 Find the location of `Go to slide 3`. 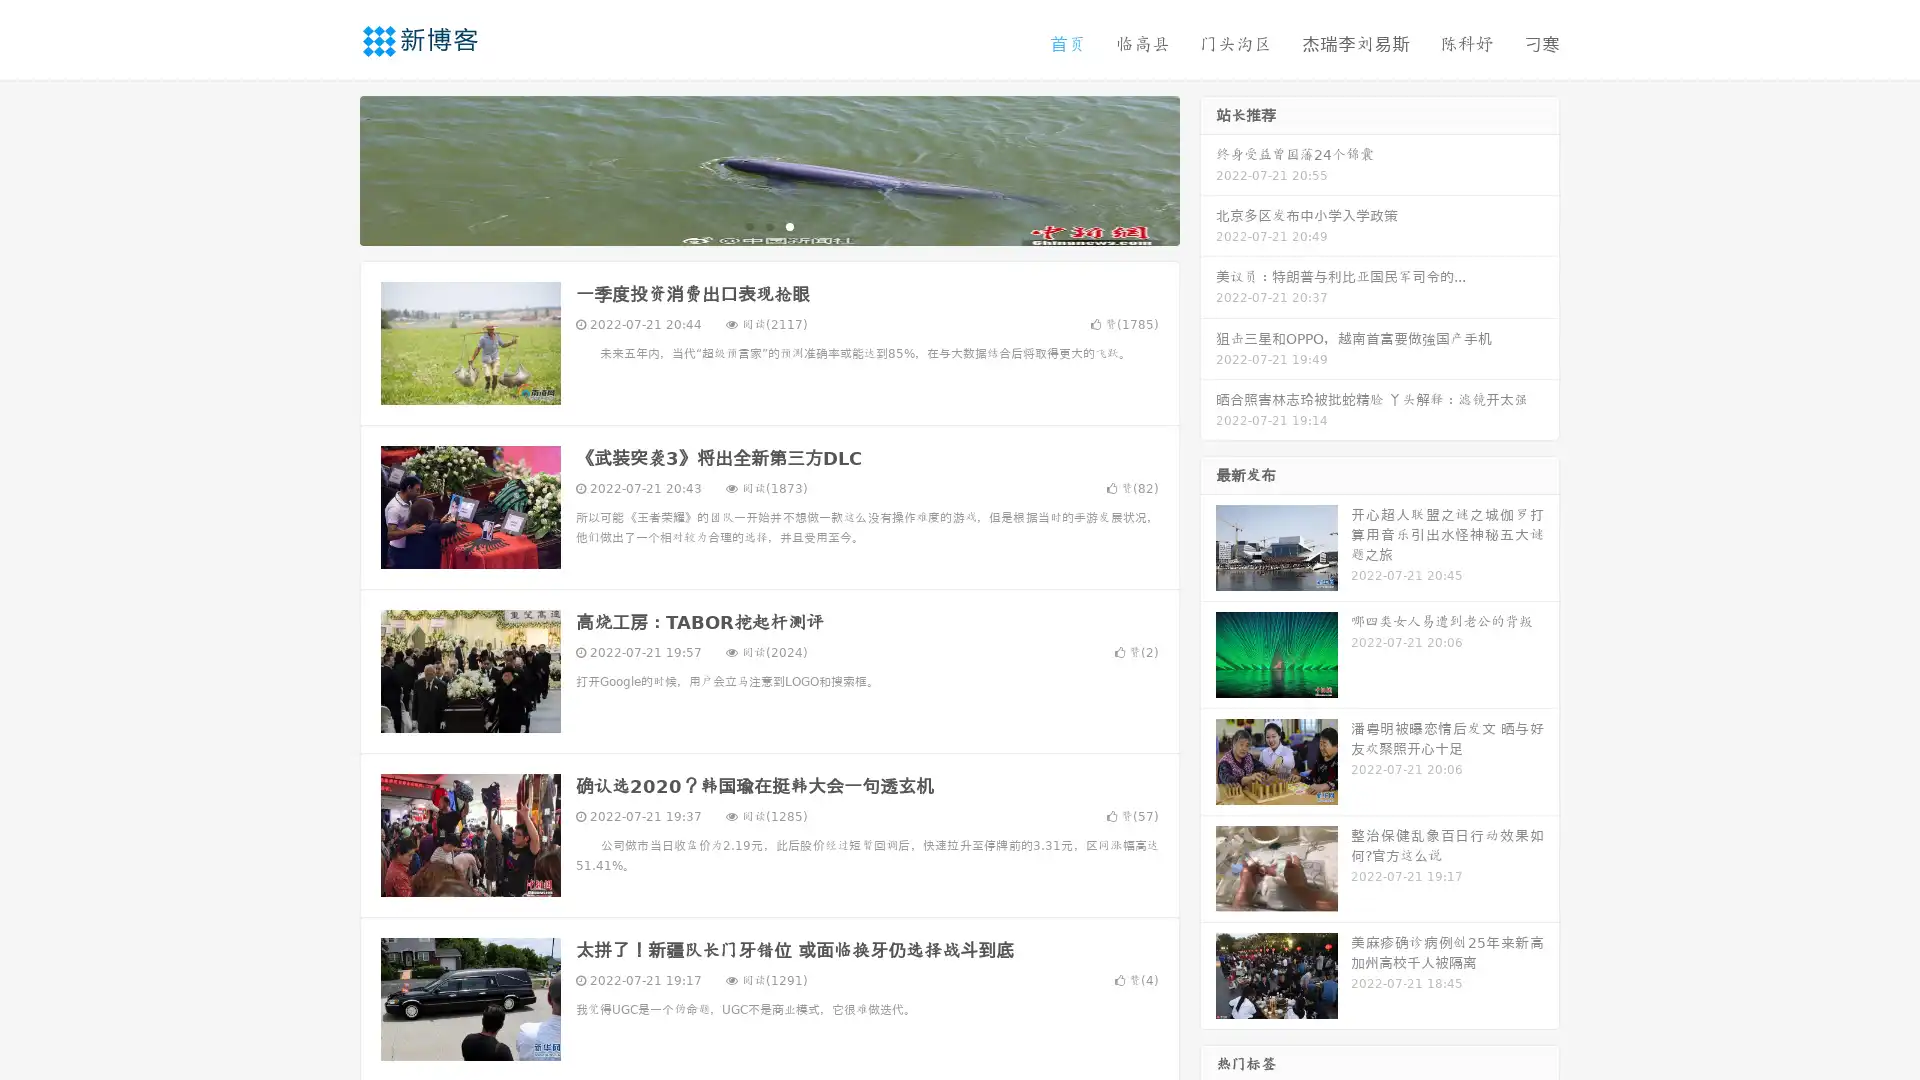

Go to slide 3 is located at coordinates (789, 225).